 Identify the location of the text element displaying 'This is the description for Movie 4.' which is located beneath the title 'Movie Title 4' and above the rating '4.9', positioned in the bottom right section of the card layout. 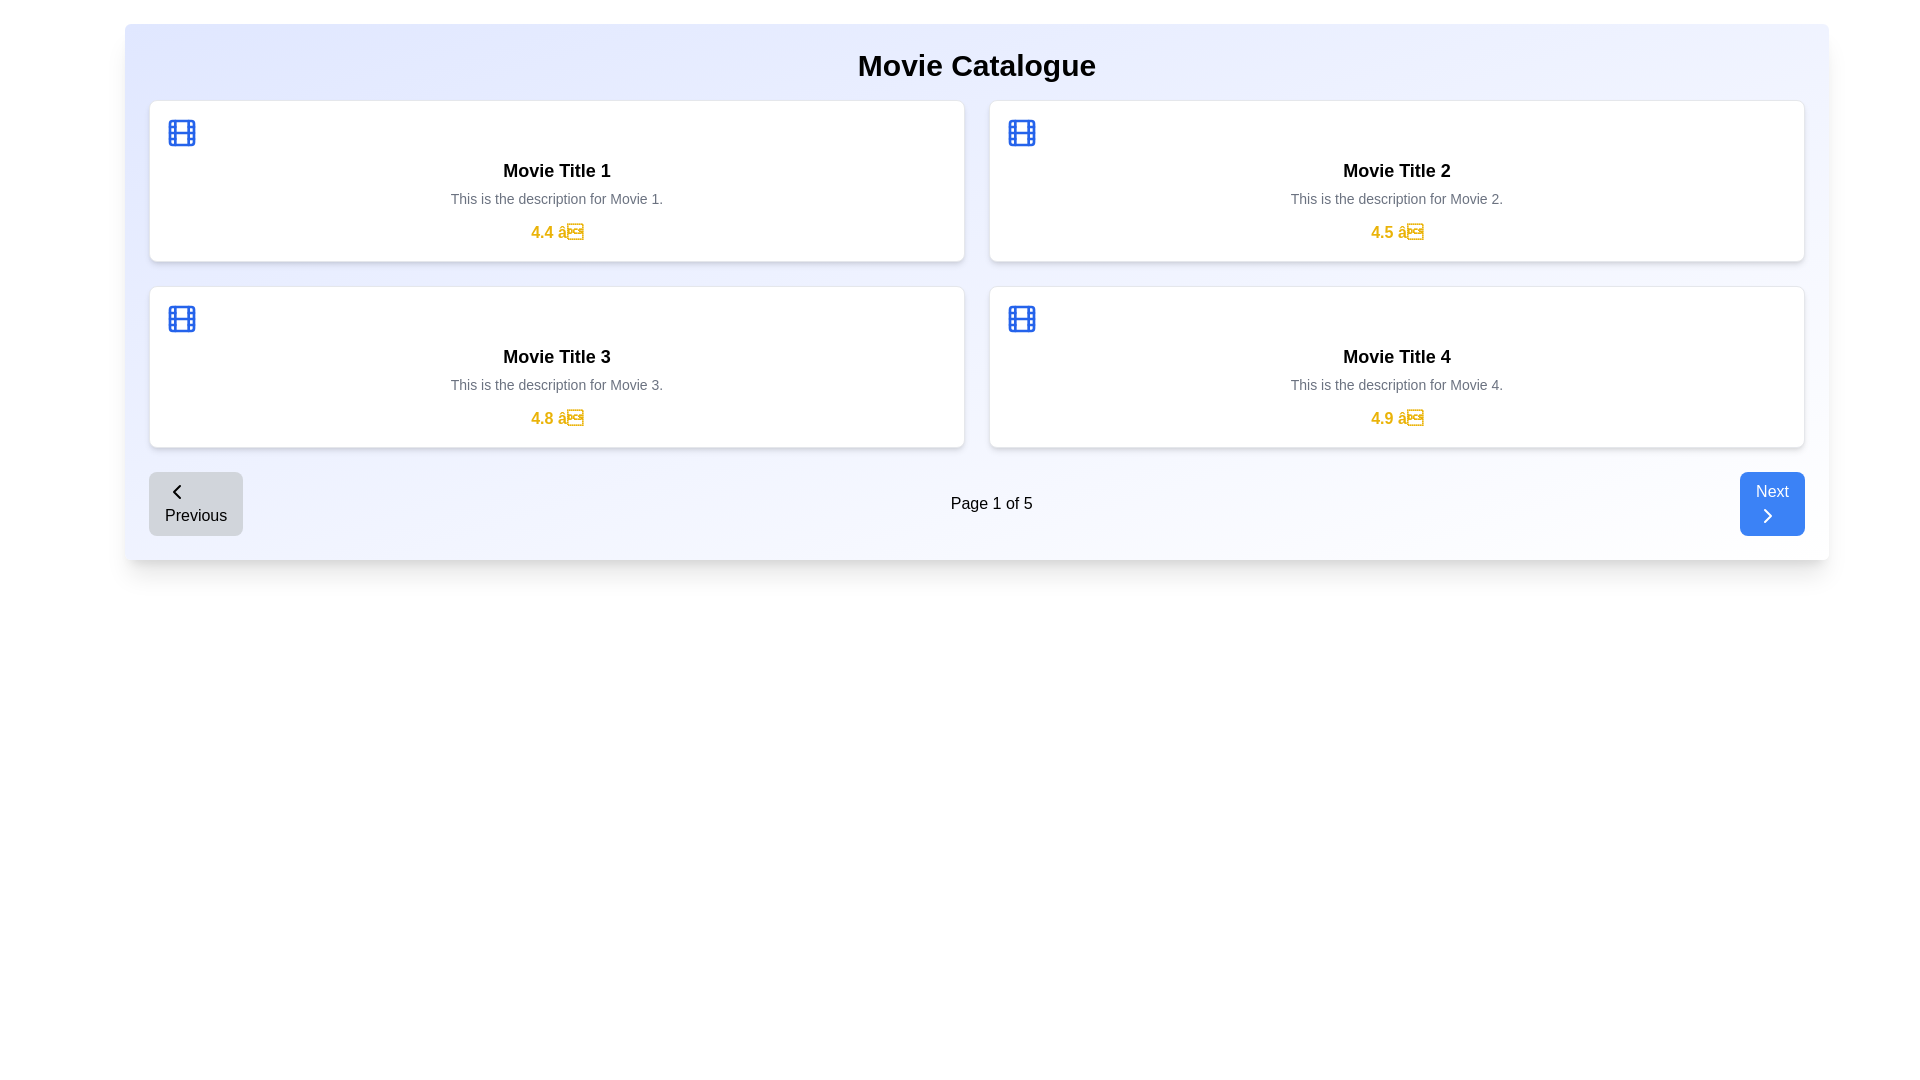
(1395, 385).